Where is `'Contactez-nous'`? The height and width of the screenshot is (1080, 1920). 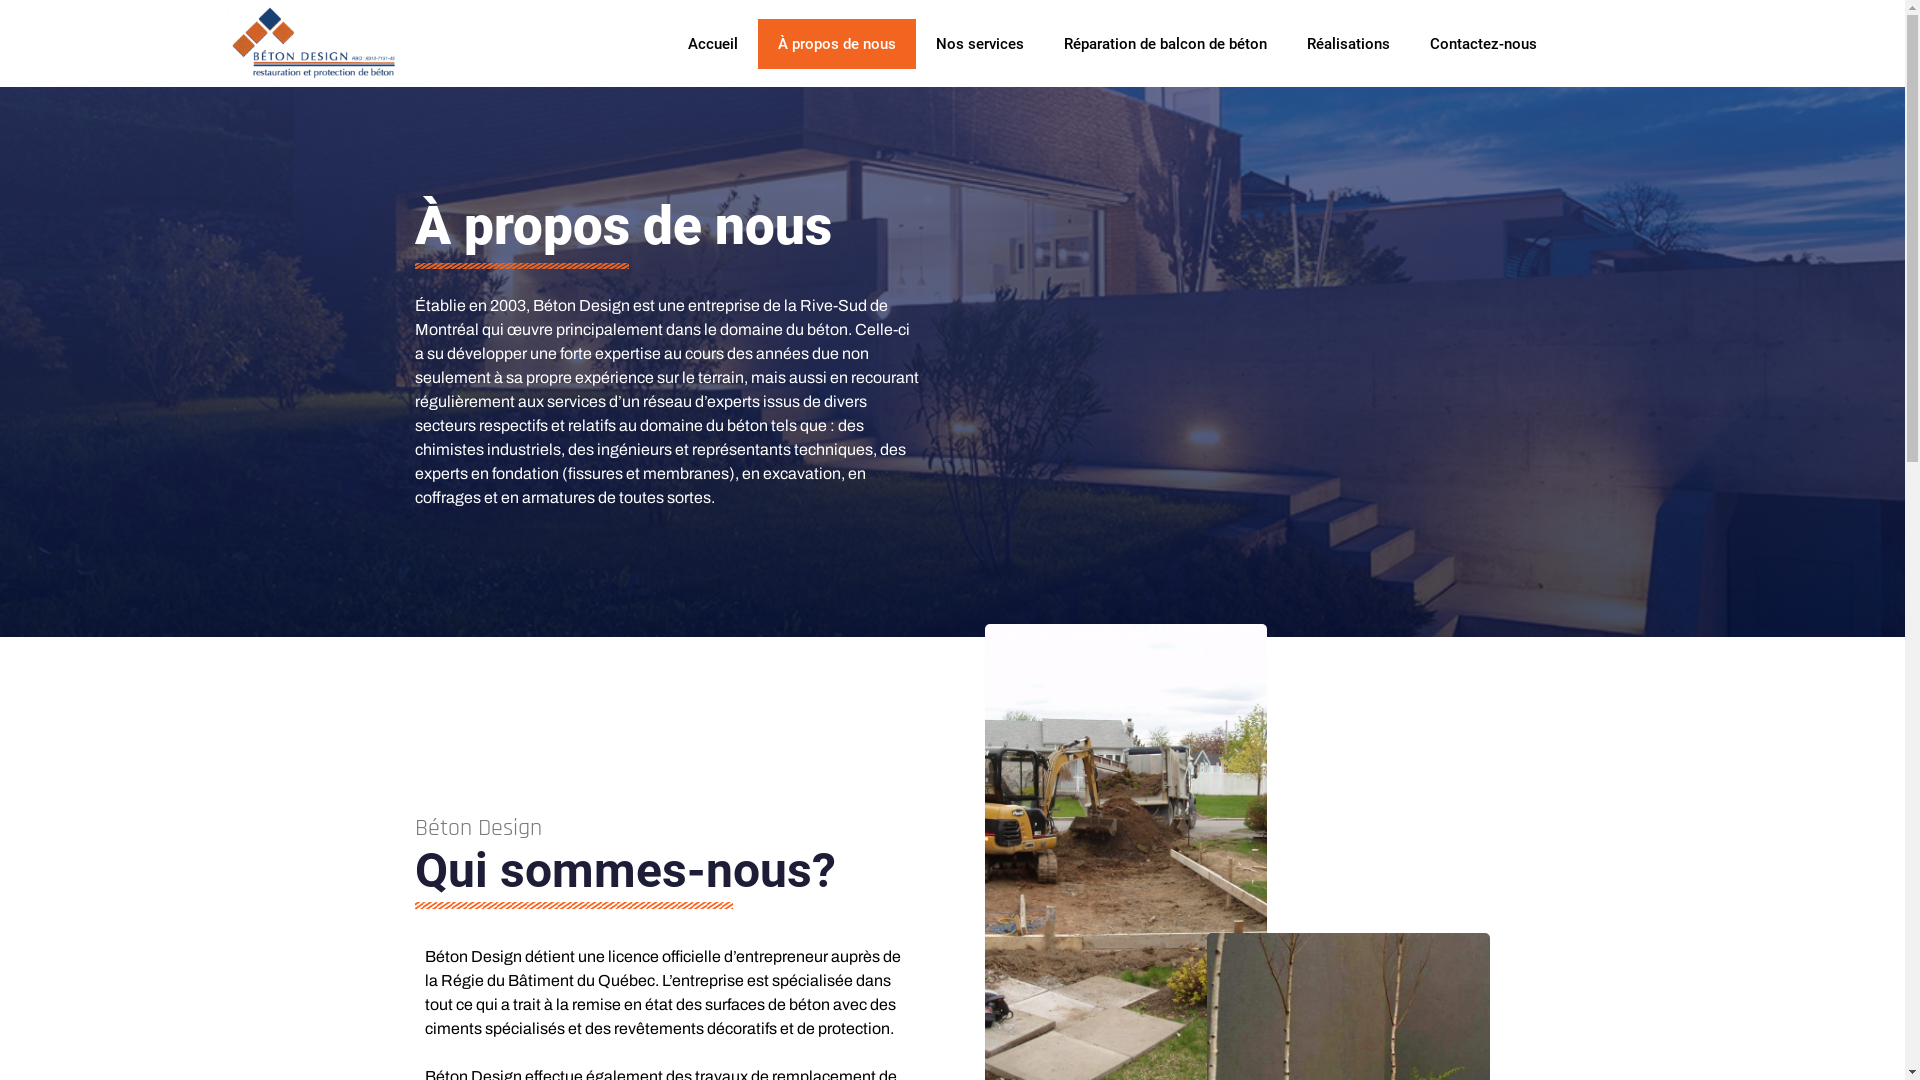 'Contactez-nous' is located at coordinates (1483, 43).